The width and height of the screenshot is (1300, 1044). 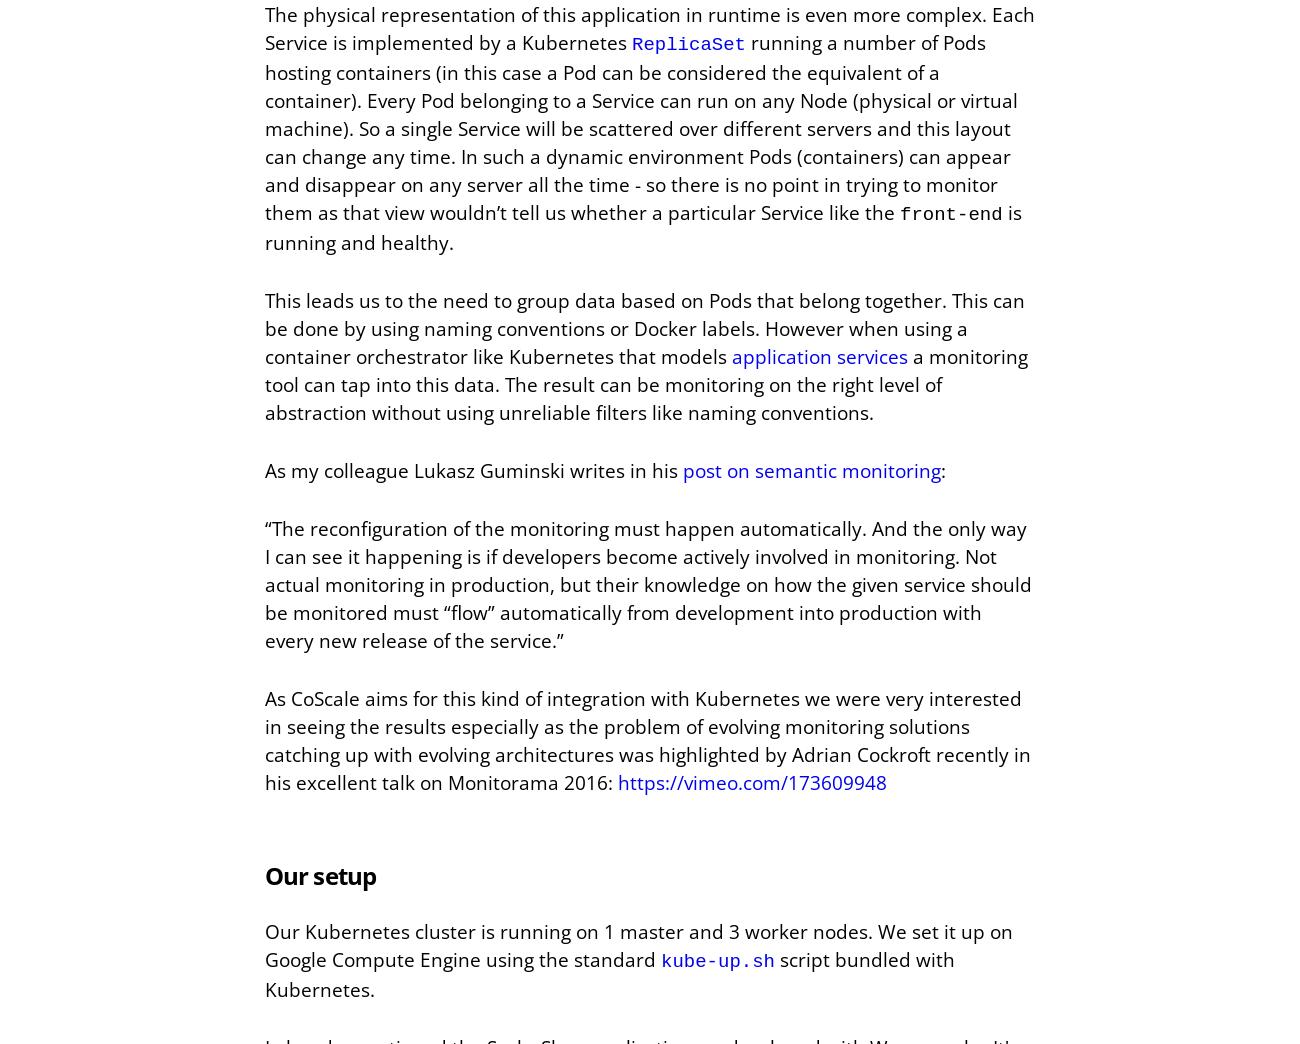 What do you see at coordinates (950, 214) in the screenshot?
I see `'front-end'` at bounding box center [950, 214].